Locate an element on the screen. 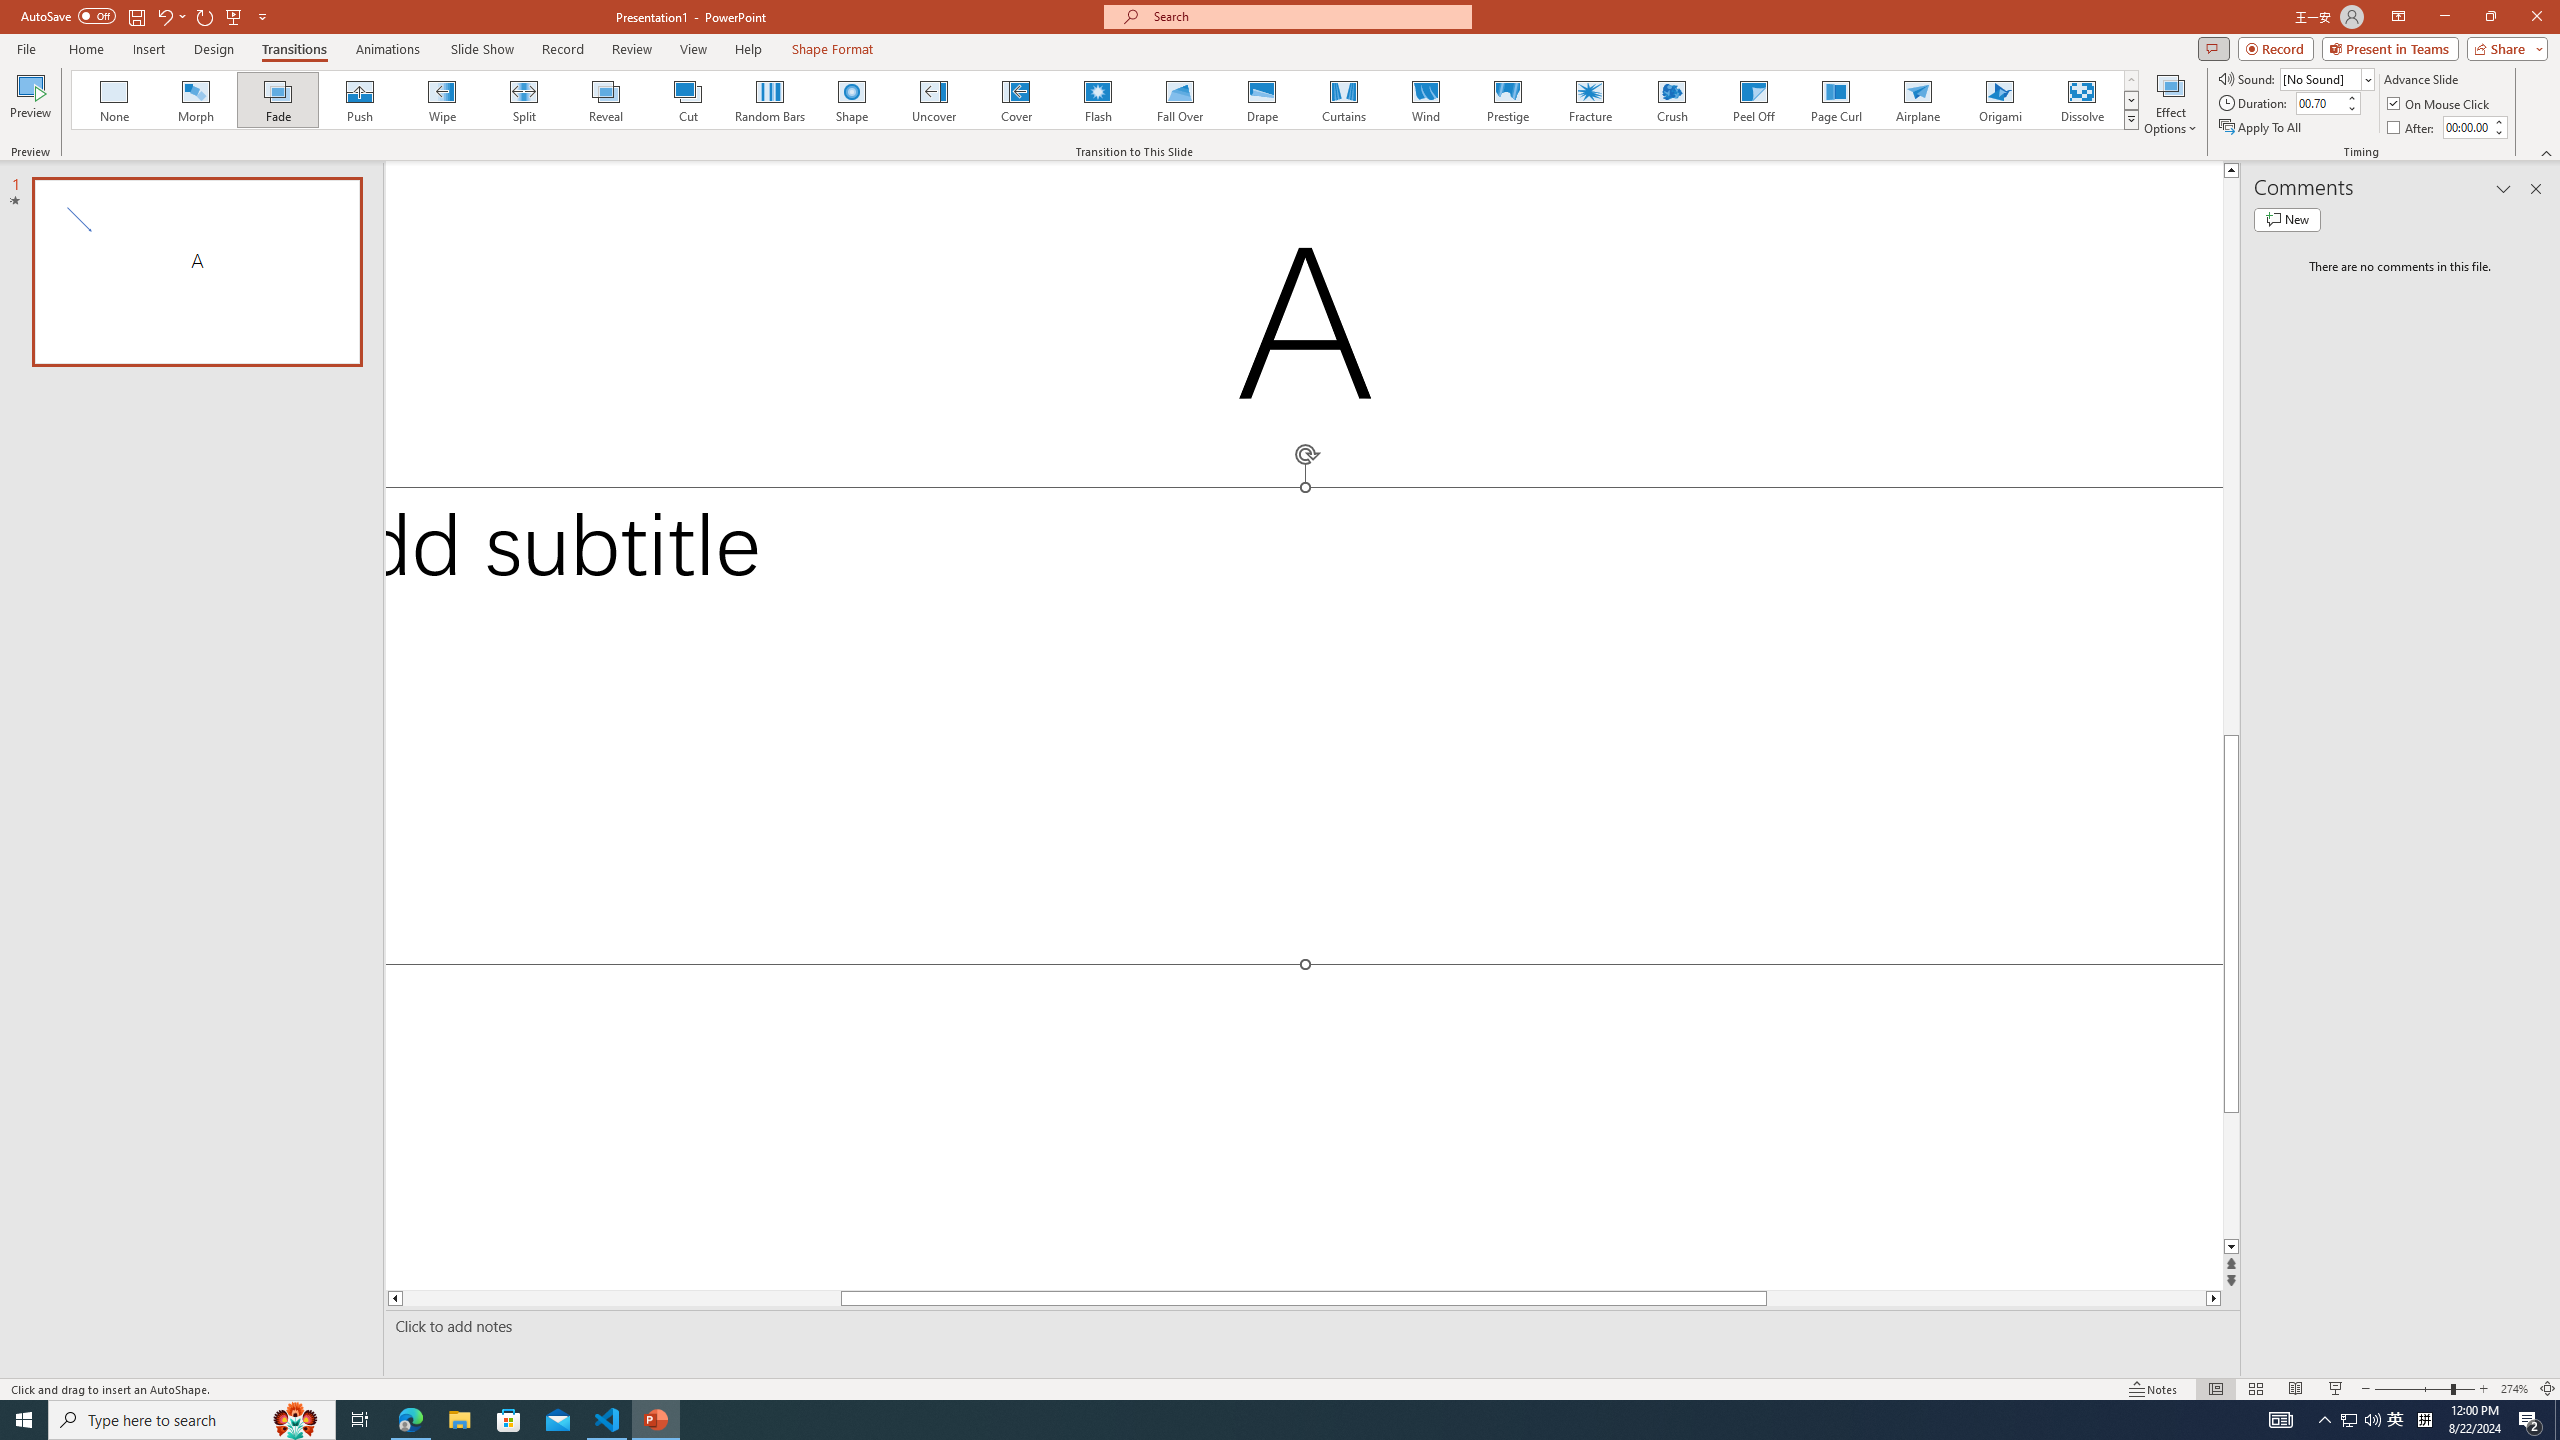  'Apply To All' is located at coordinates (2262, 127).